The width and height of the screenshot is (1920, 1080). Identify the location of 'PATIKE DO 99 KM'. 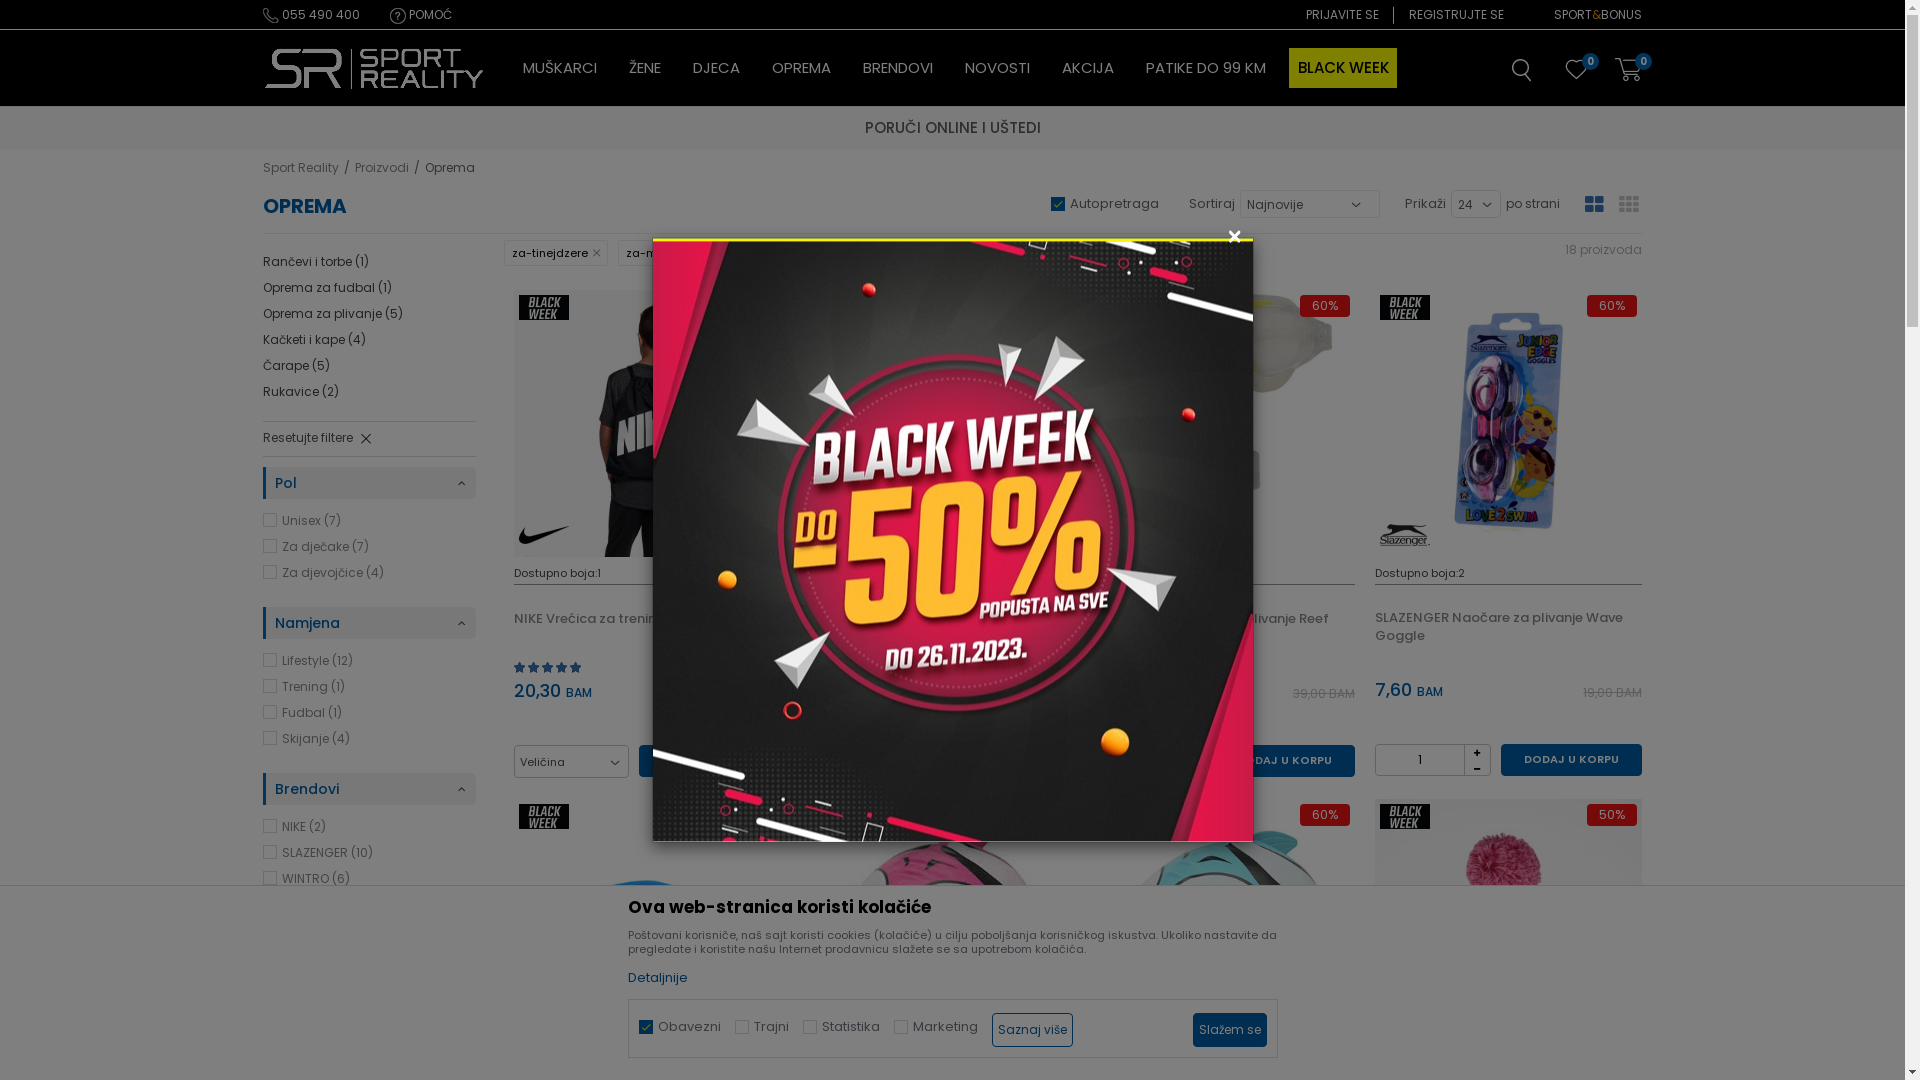
(1204, 67).